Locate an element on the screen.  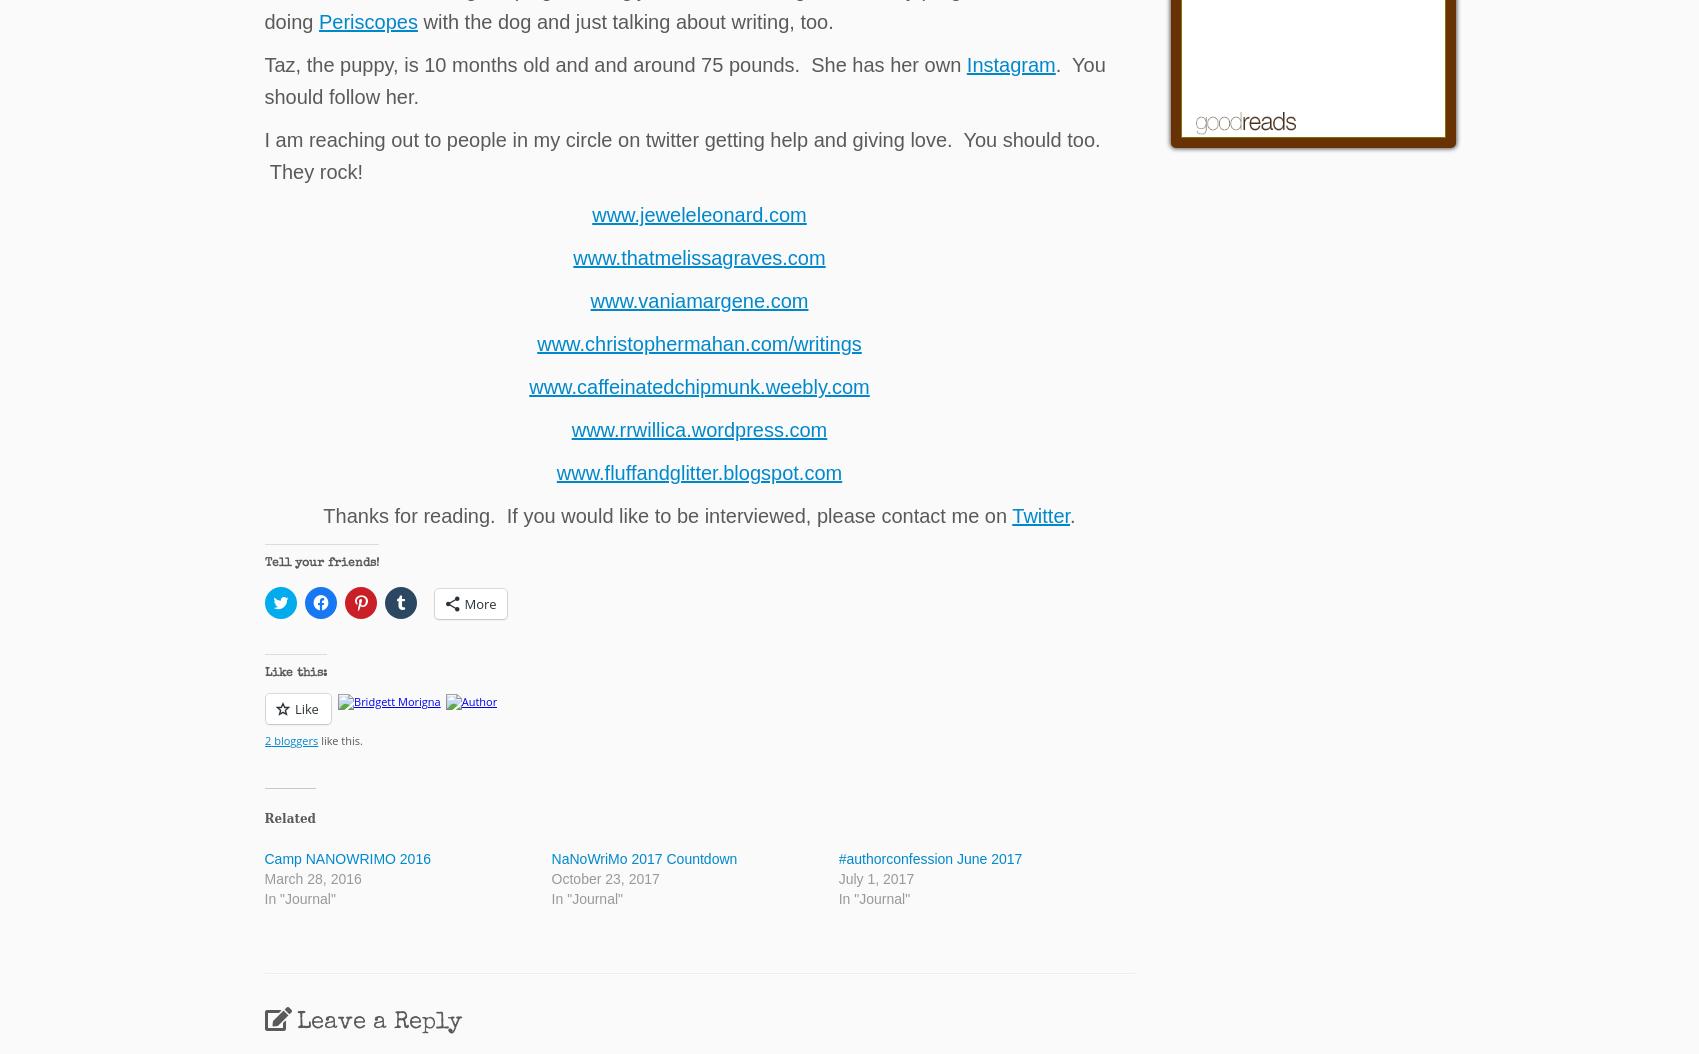
'Thanks for reading.  If you would like to be interviewed, please contact me on' is located at coordinates (666, 515).